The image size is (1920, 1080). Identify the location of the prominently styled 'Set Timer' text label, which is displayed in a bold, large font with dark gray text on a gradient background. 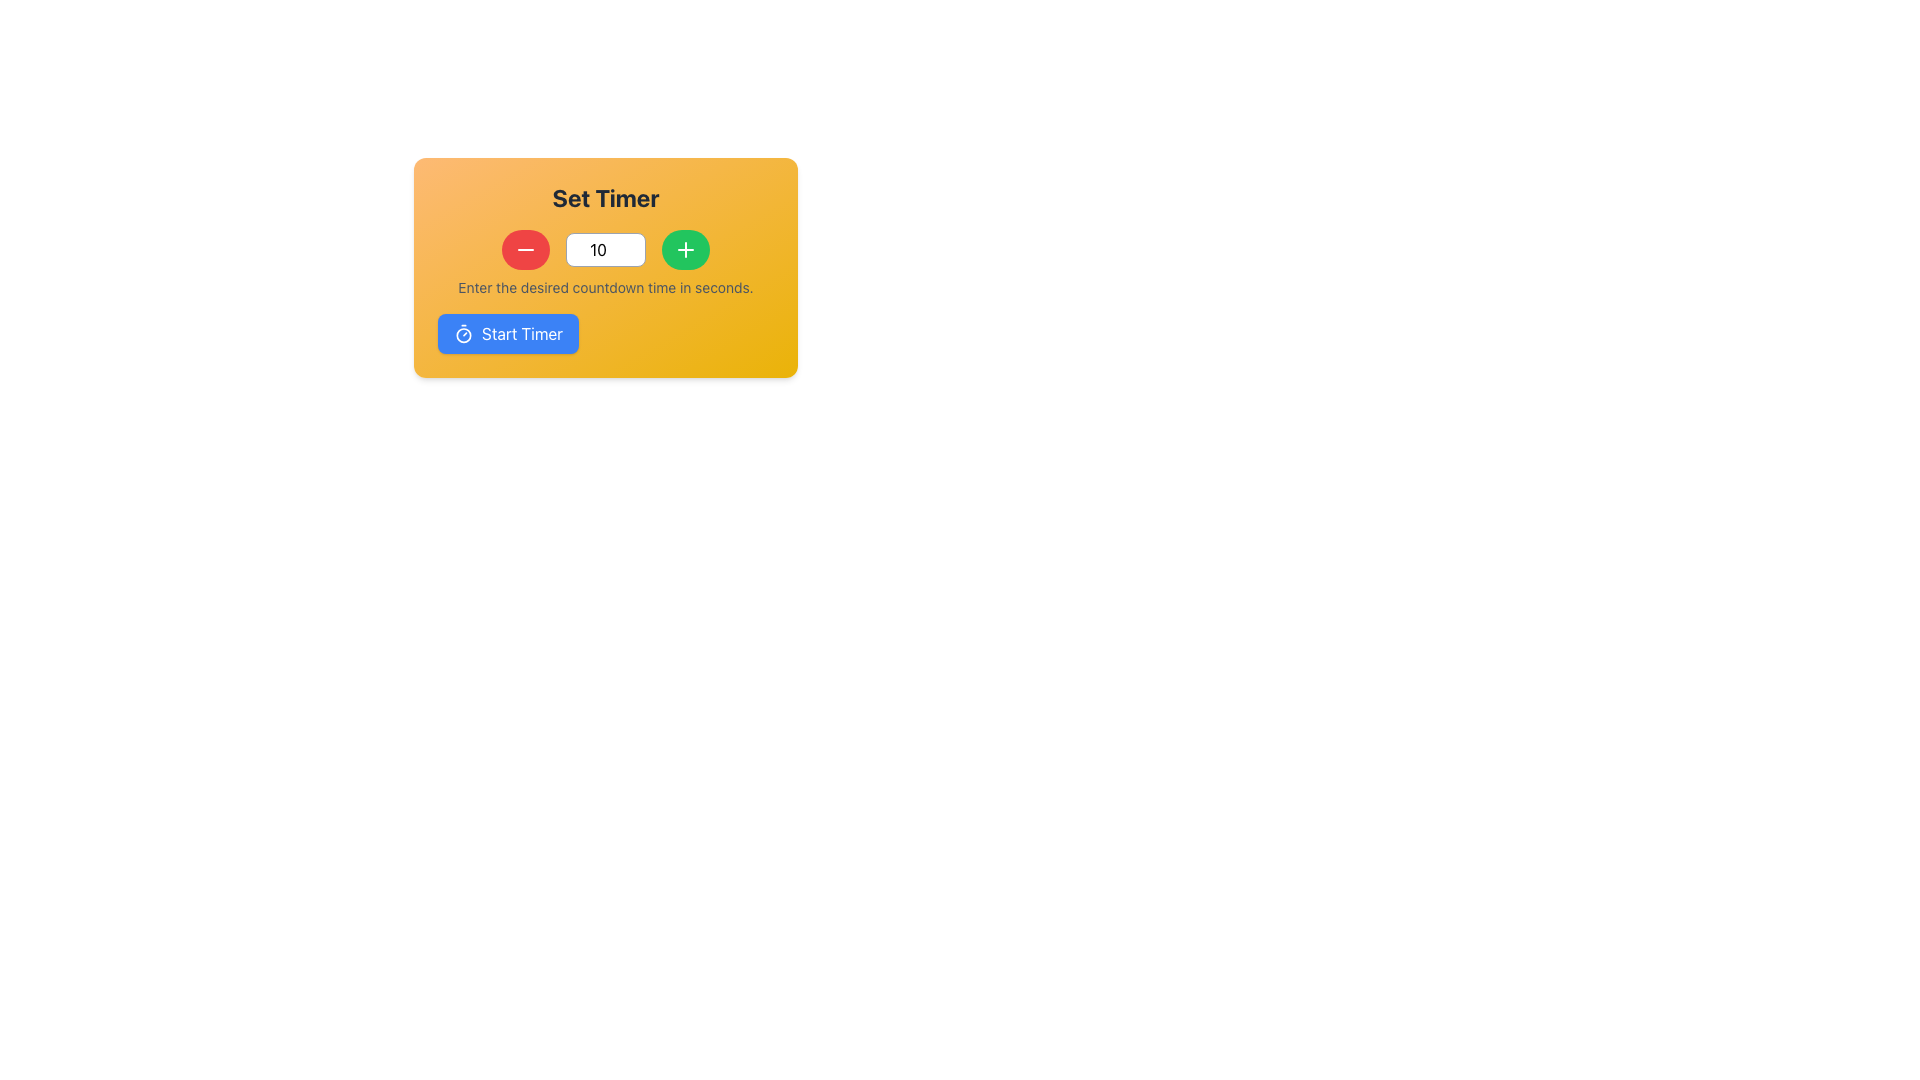
(604, 197).